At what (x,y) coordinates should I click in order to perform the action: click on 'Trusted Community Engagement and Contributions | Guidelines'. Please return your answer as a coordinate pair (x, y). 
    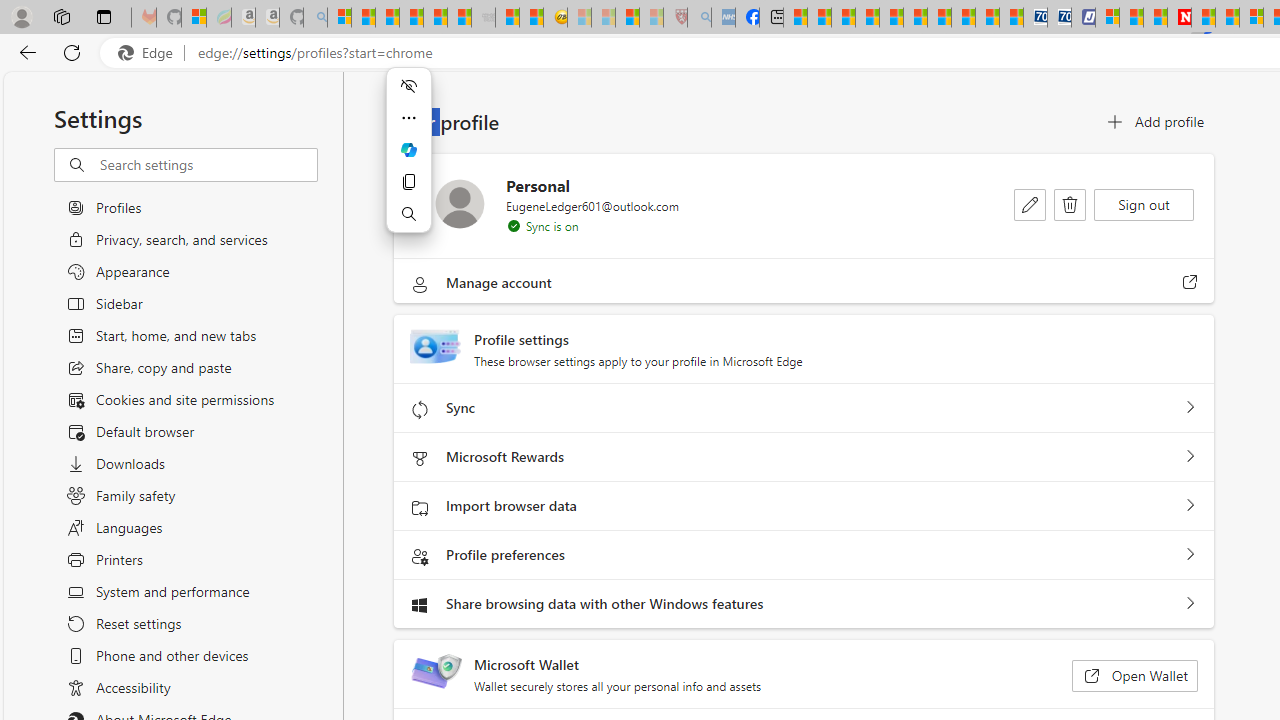
    Looking at the image, I should click on (1202, 17).